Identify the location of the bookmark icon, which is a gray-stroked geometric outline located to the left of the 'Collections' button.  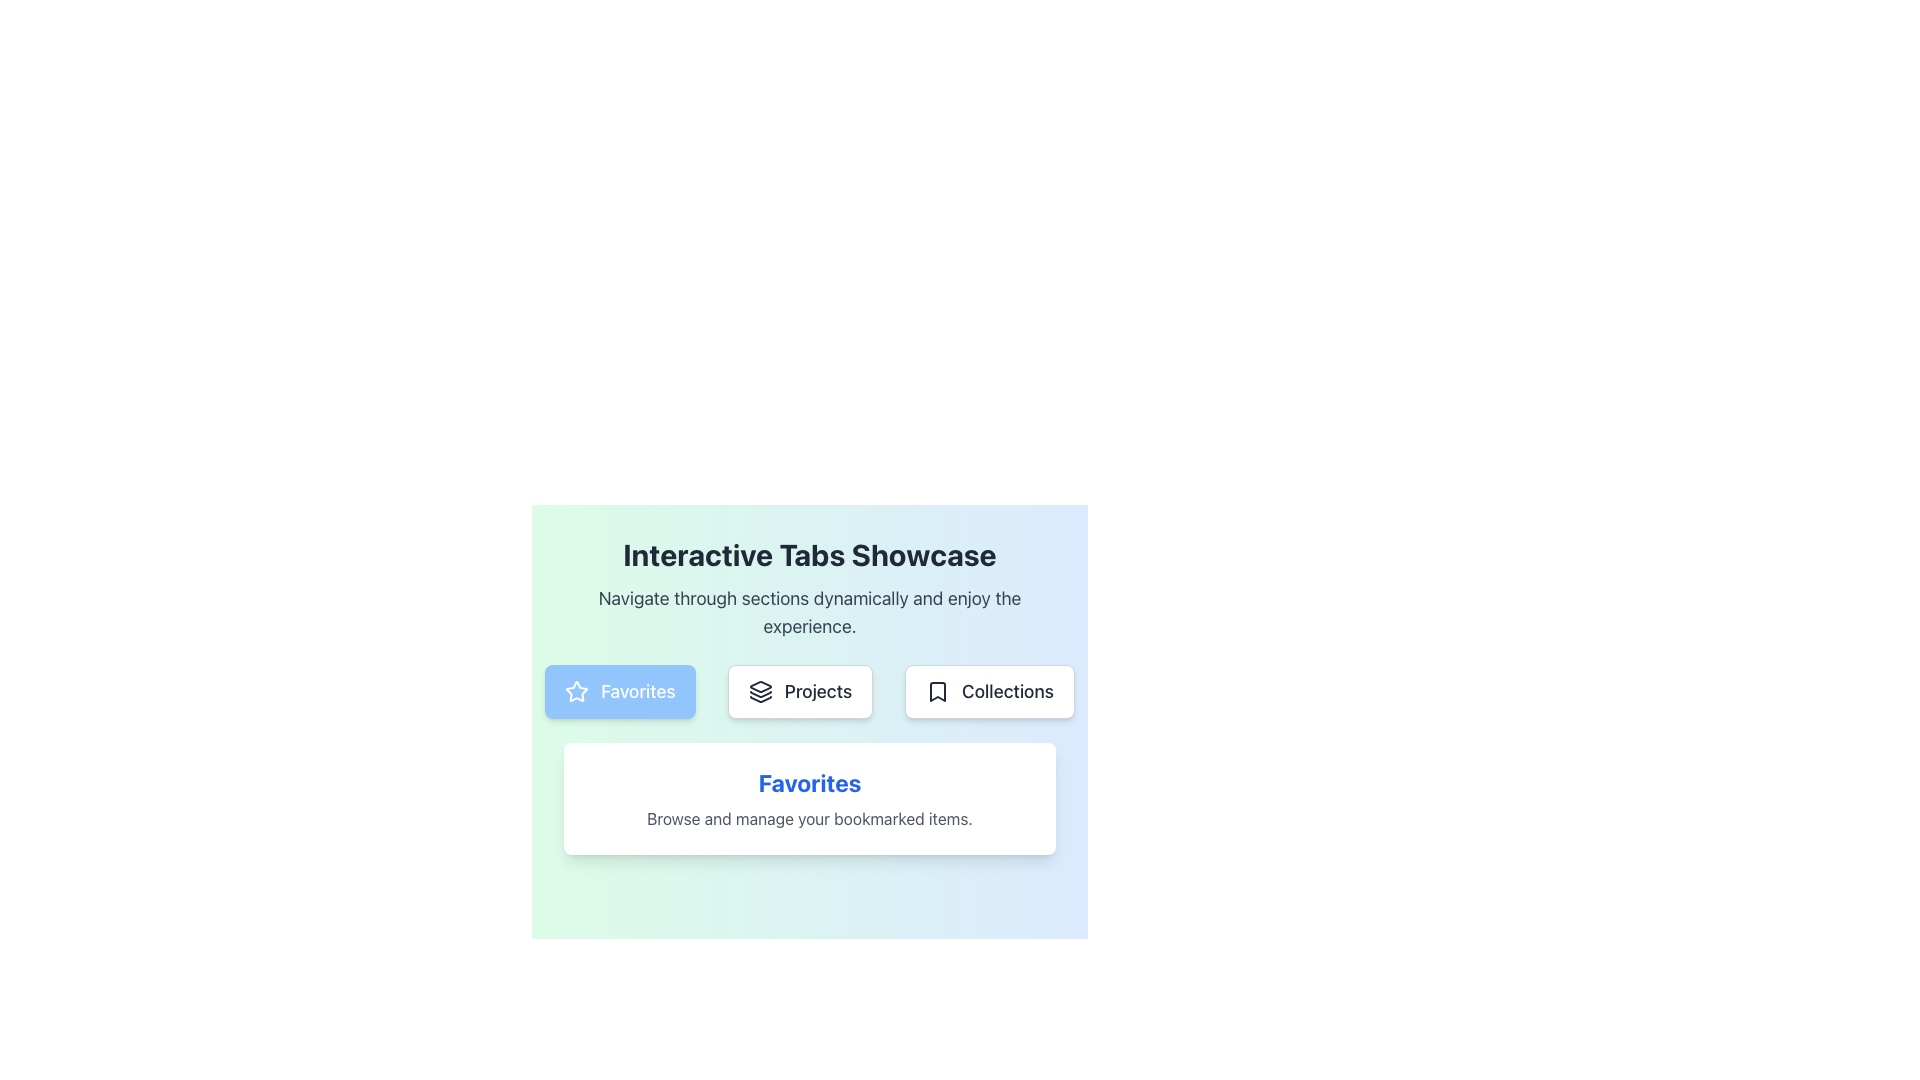
(937, 690).